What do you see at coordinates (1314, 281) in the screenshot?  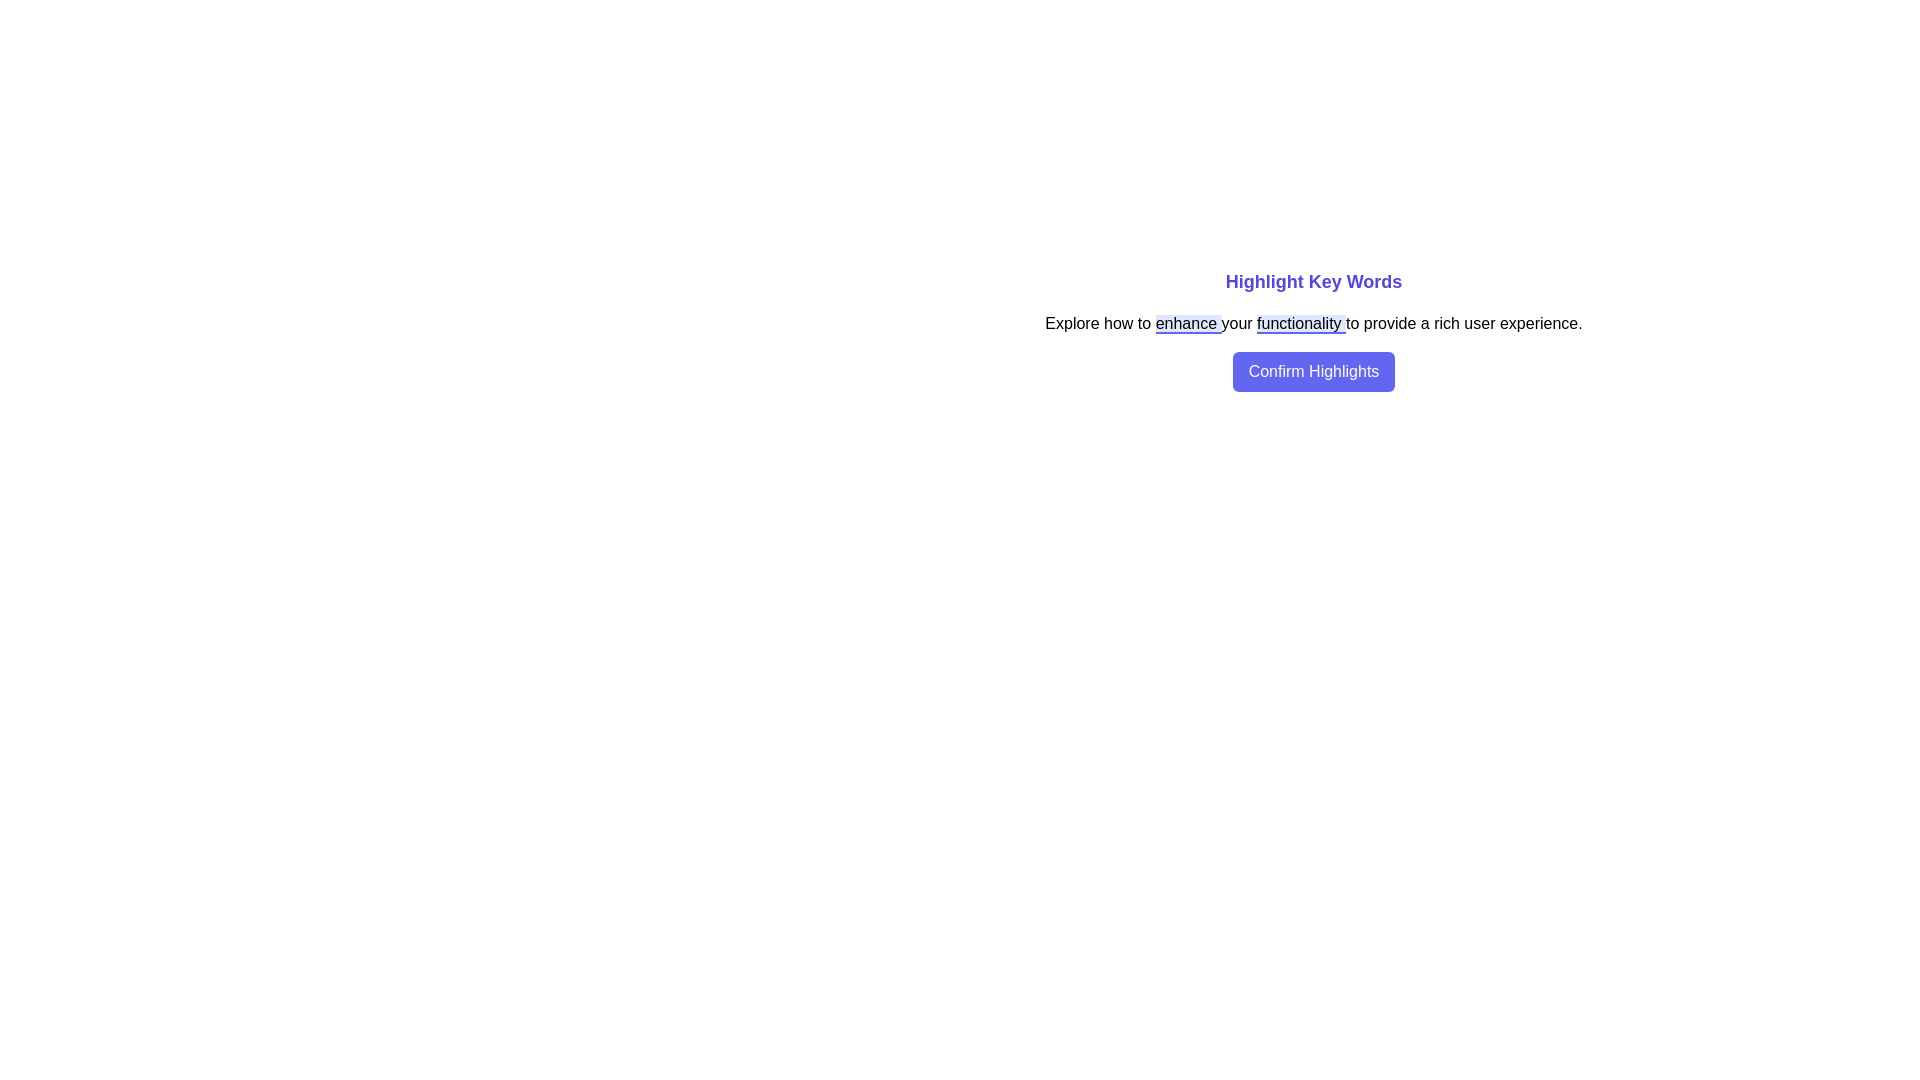 I see `the text label displaying 'Highlight Key Words' in bold indigo color, which is positioned above the descriptive text and the 'Confirm Highlights' button` at bounding box center [1314, 281].